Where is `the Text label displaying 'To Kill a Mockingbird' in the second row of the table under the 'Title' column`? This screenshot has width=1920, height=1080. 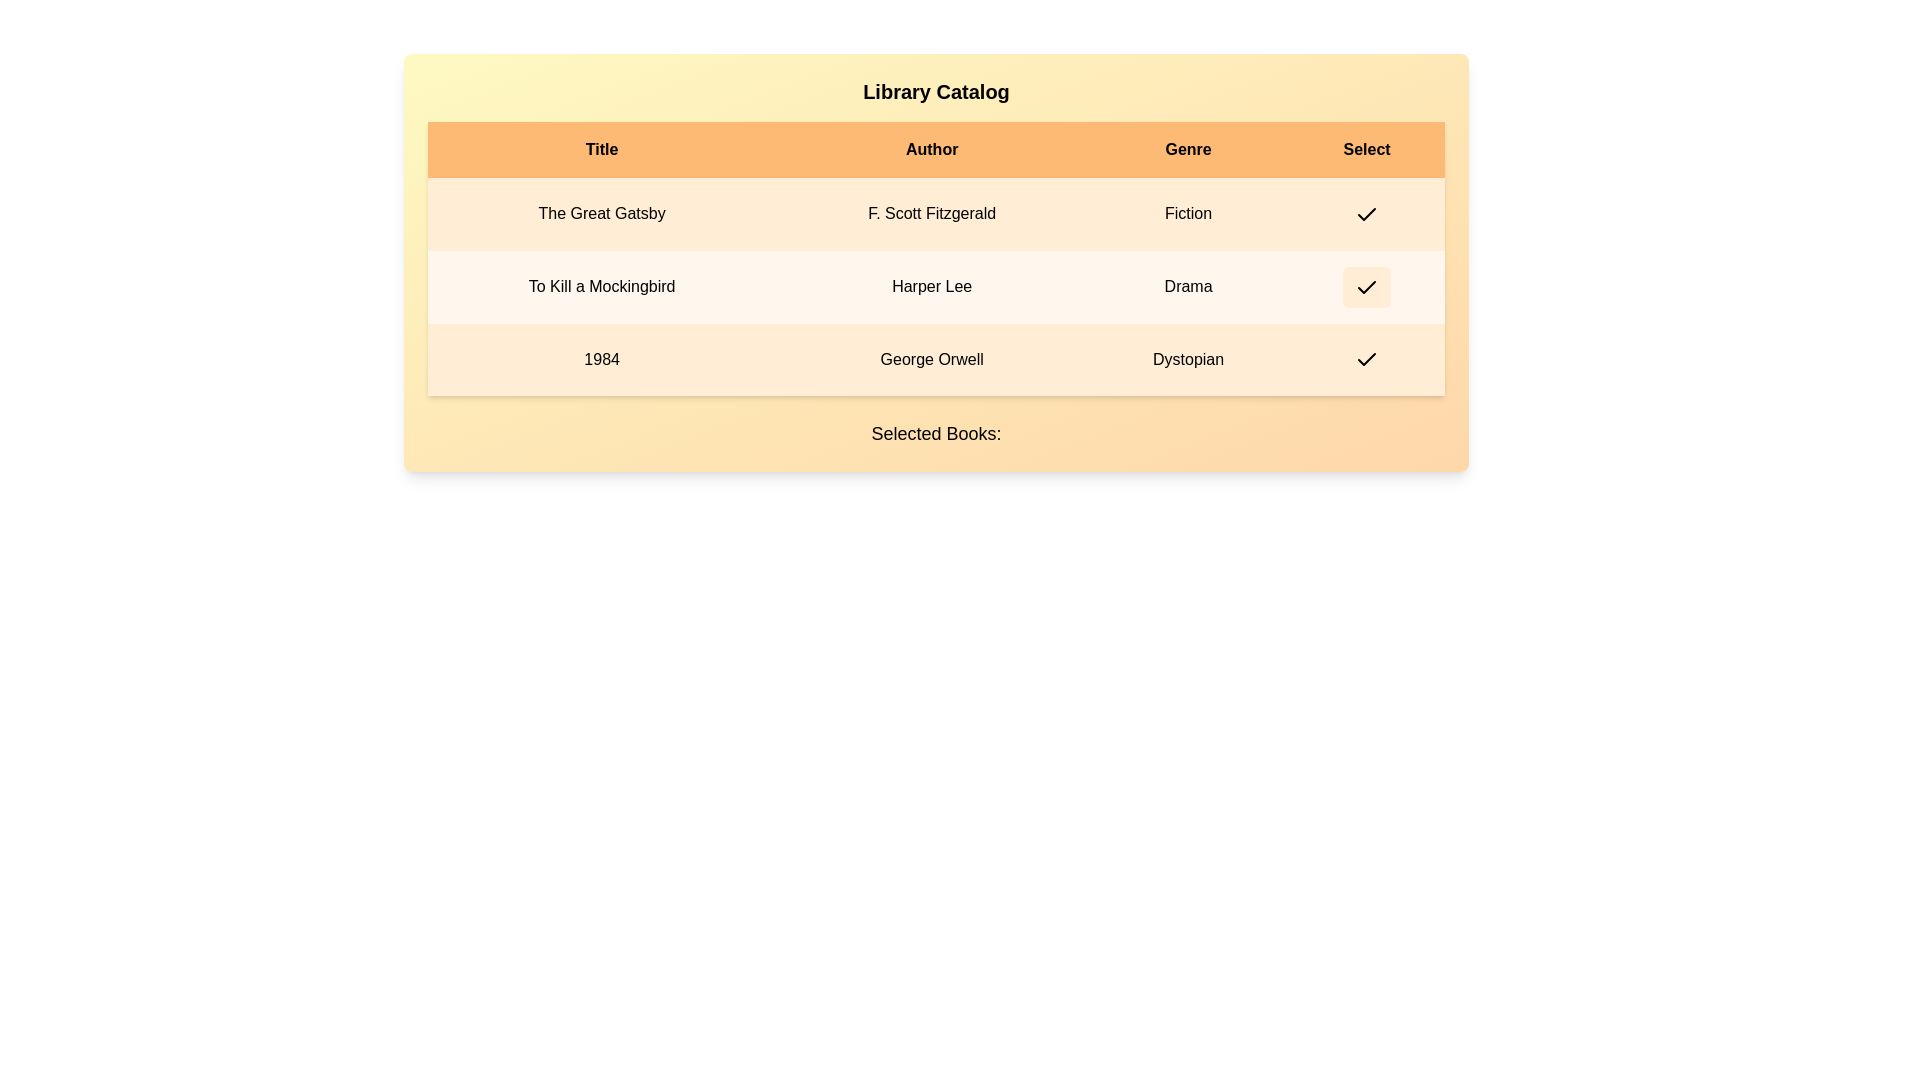 the Text label displaying 'To Kill a Mockingbird' in the second row of the table under the 'Title' column is located at coordinates (601, 287).